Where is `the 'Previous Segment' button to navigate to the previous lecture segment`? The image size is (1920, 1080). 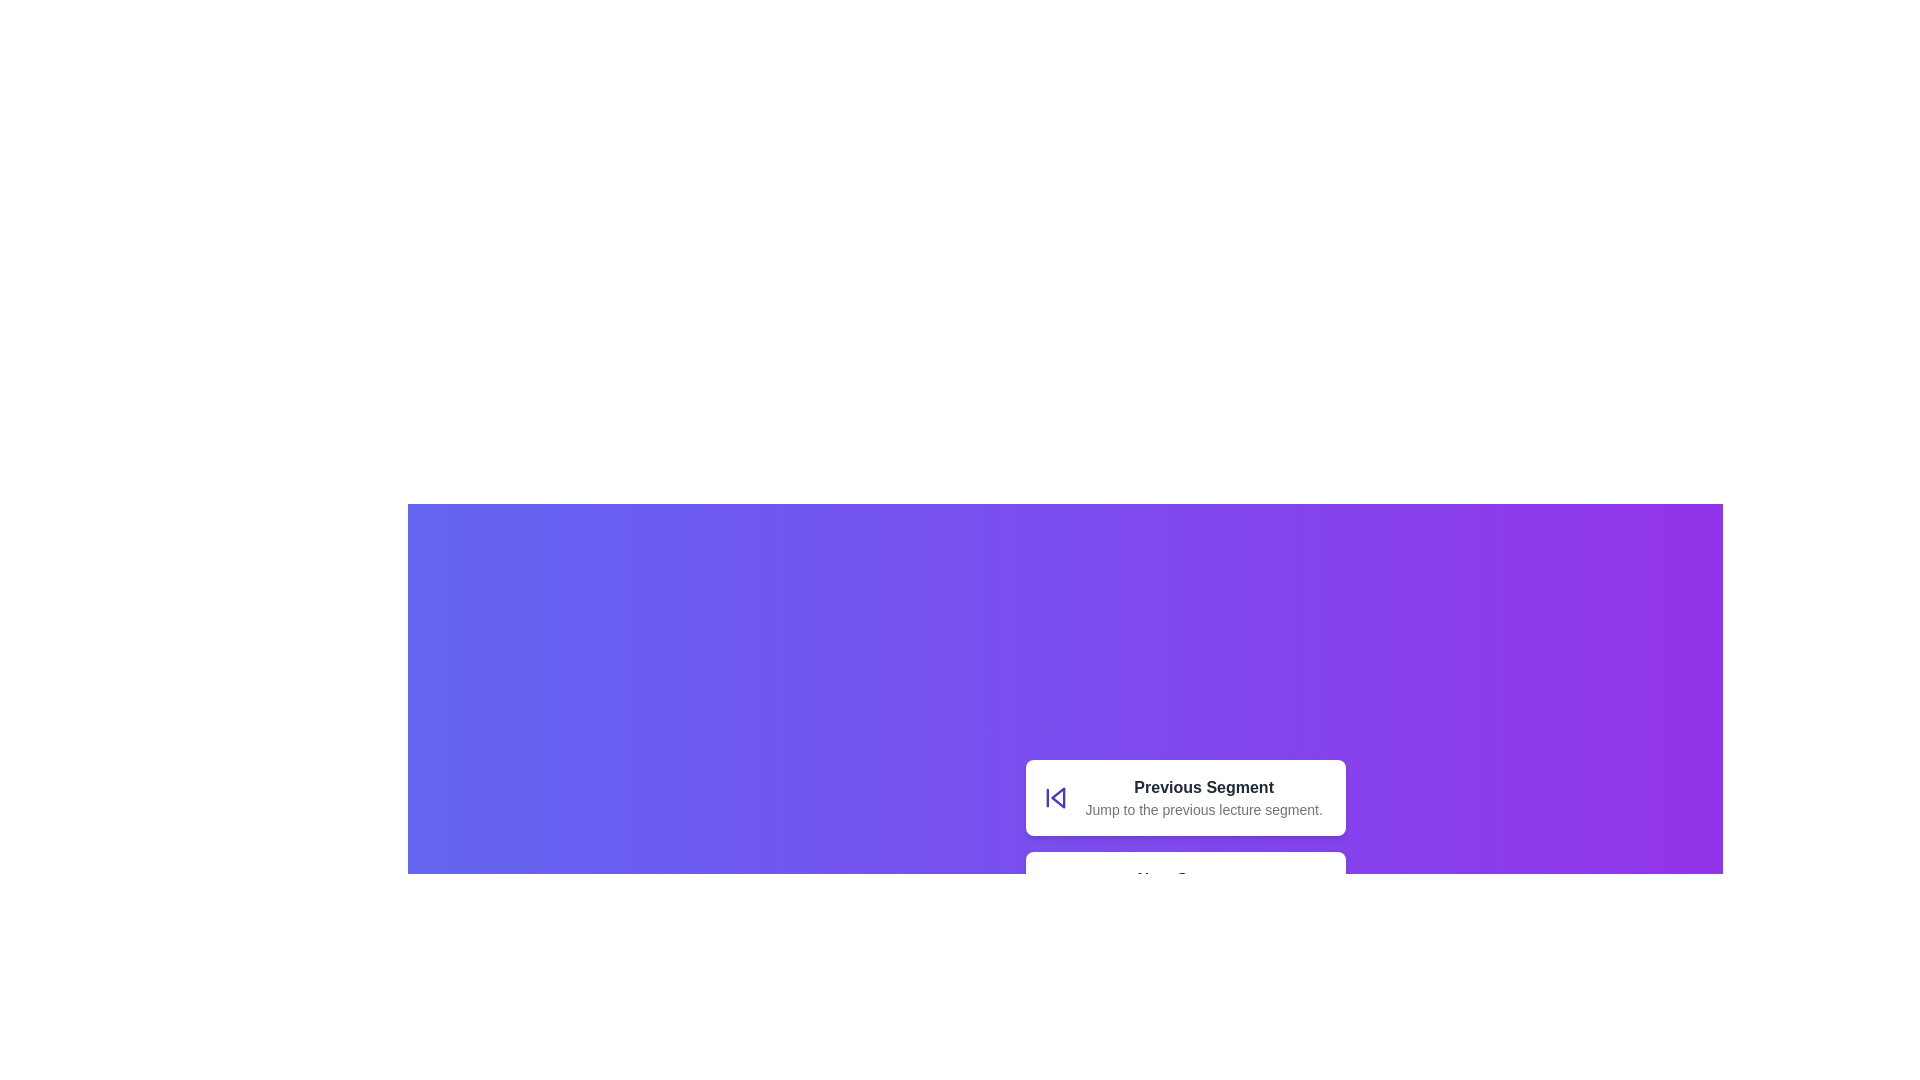
the 'Previous Segment' button to navigate to the previous lecture segment is located at coordinates (1054, 797).